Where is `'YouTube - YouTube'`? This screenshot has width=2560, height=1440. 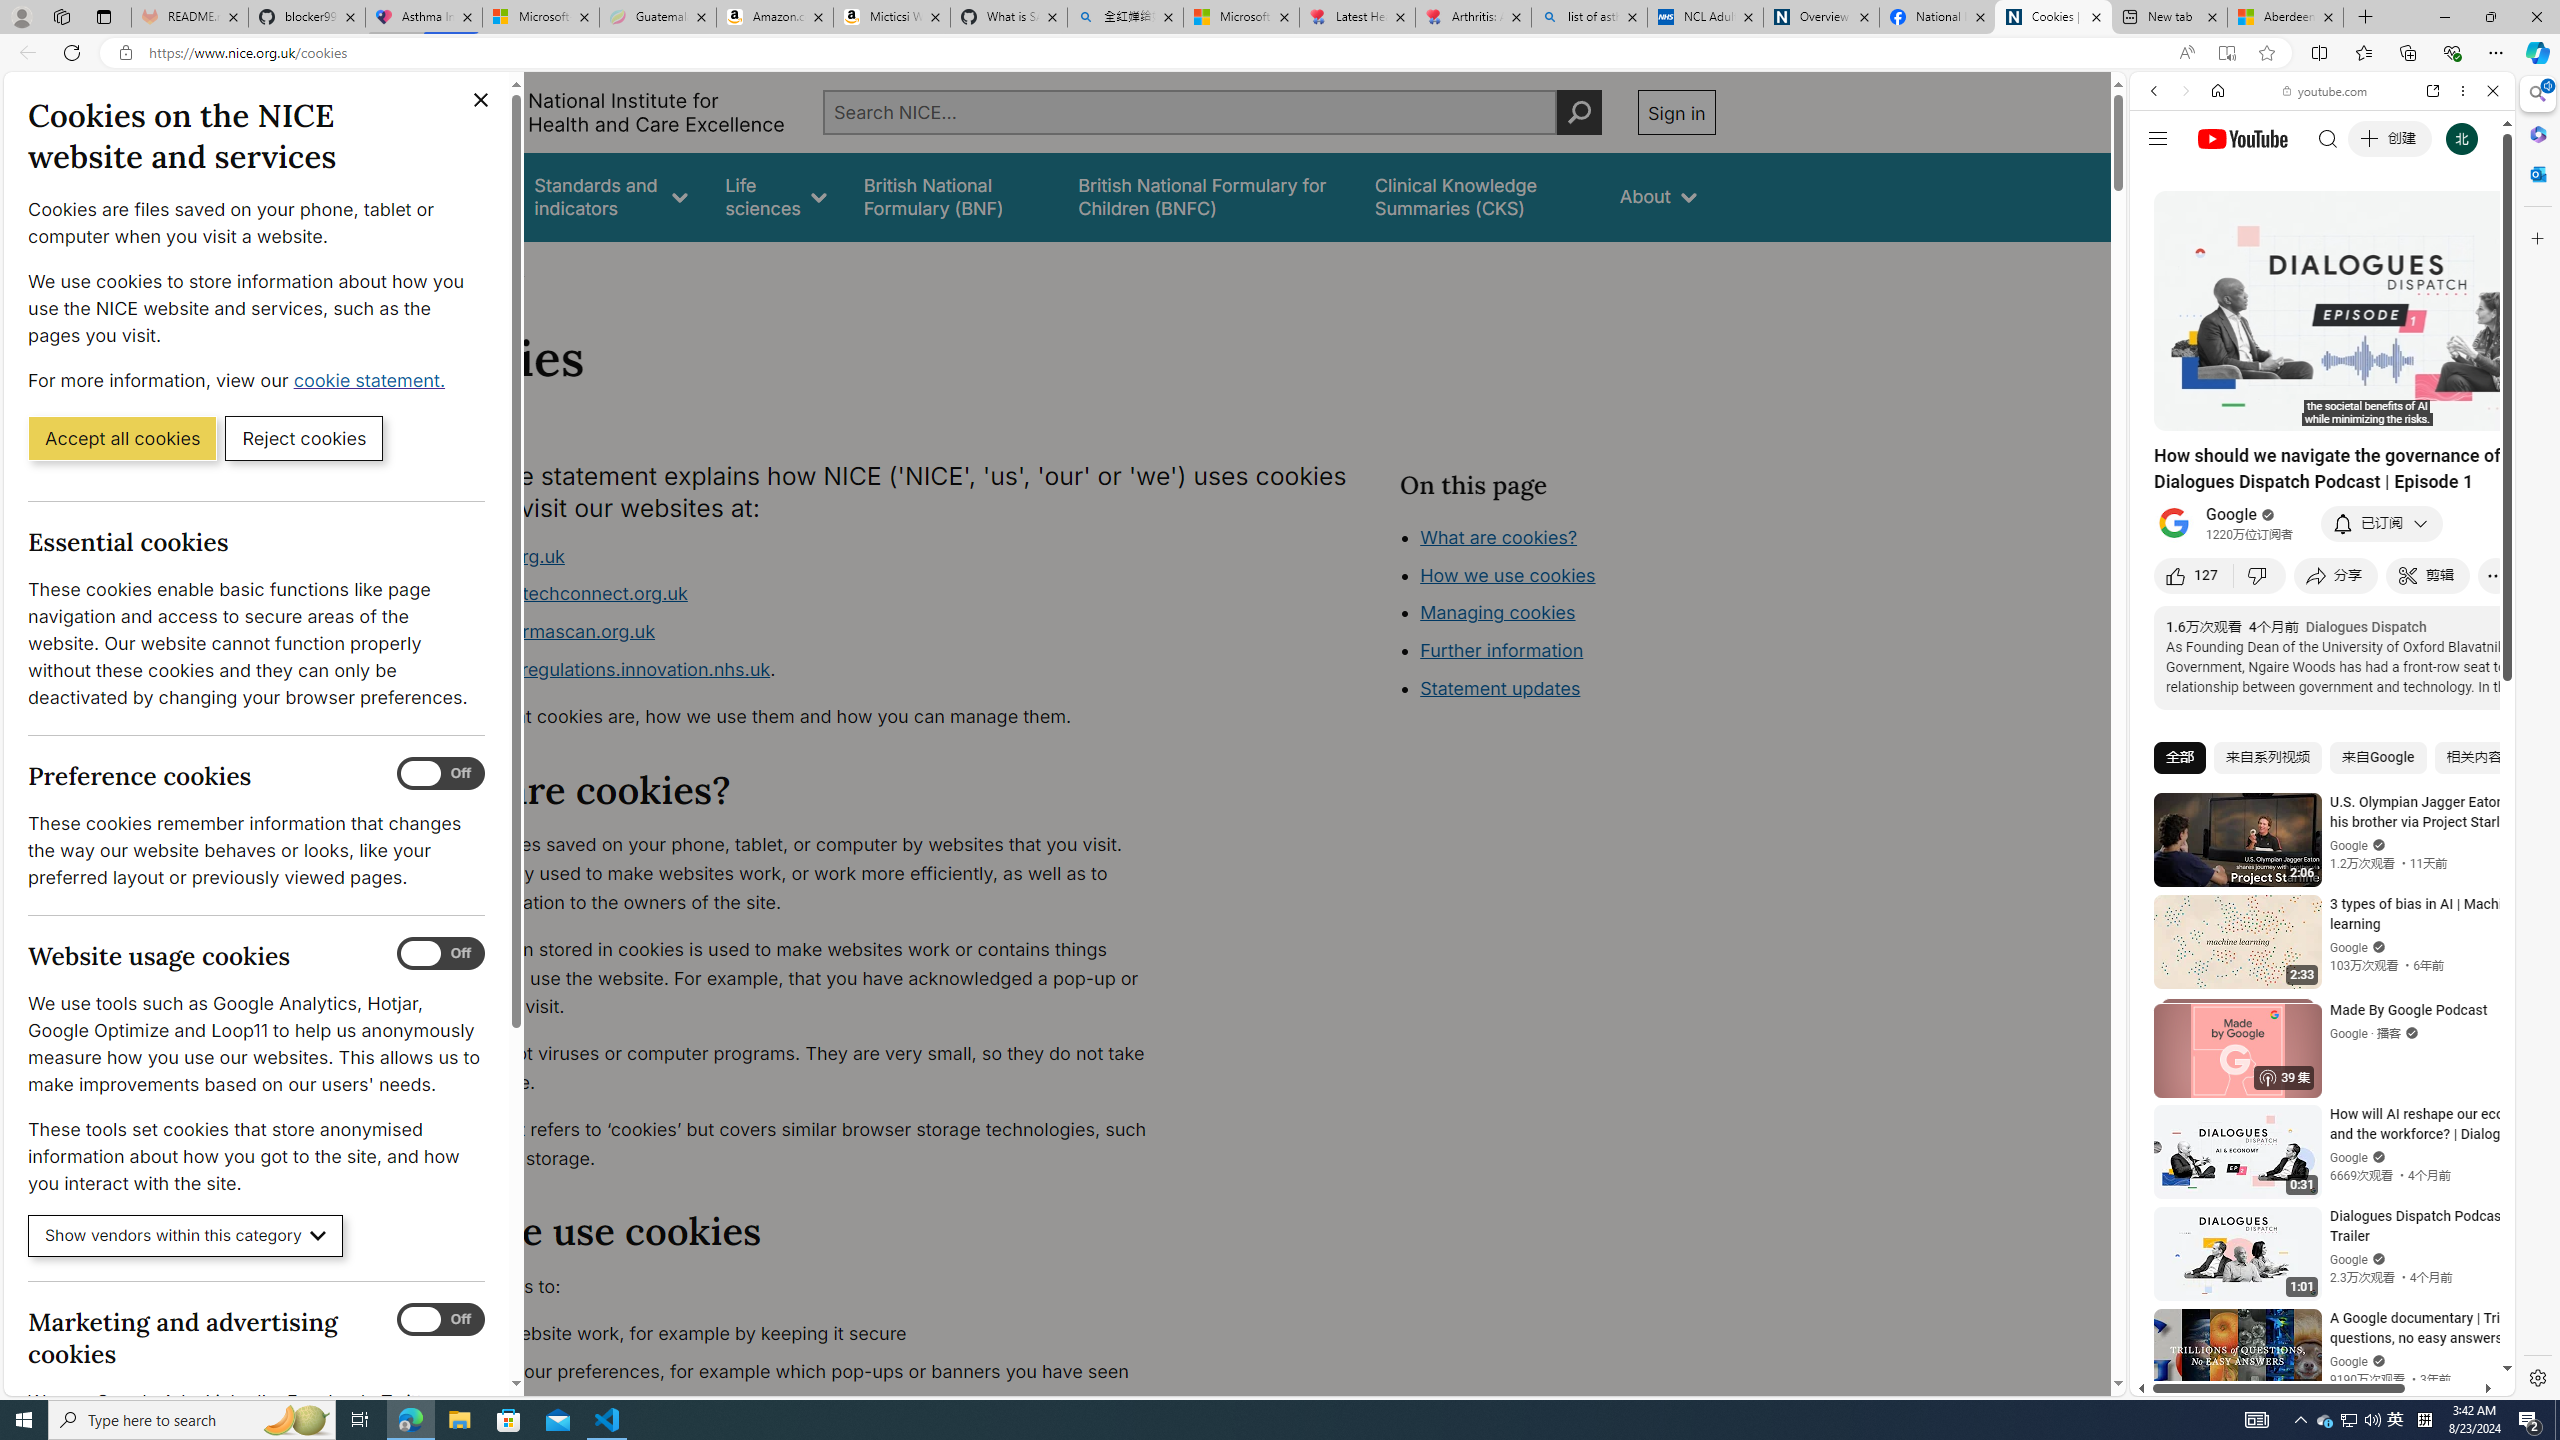 'YouTube - YouTube' is located at coordinates (2314, 985).